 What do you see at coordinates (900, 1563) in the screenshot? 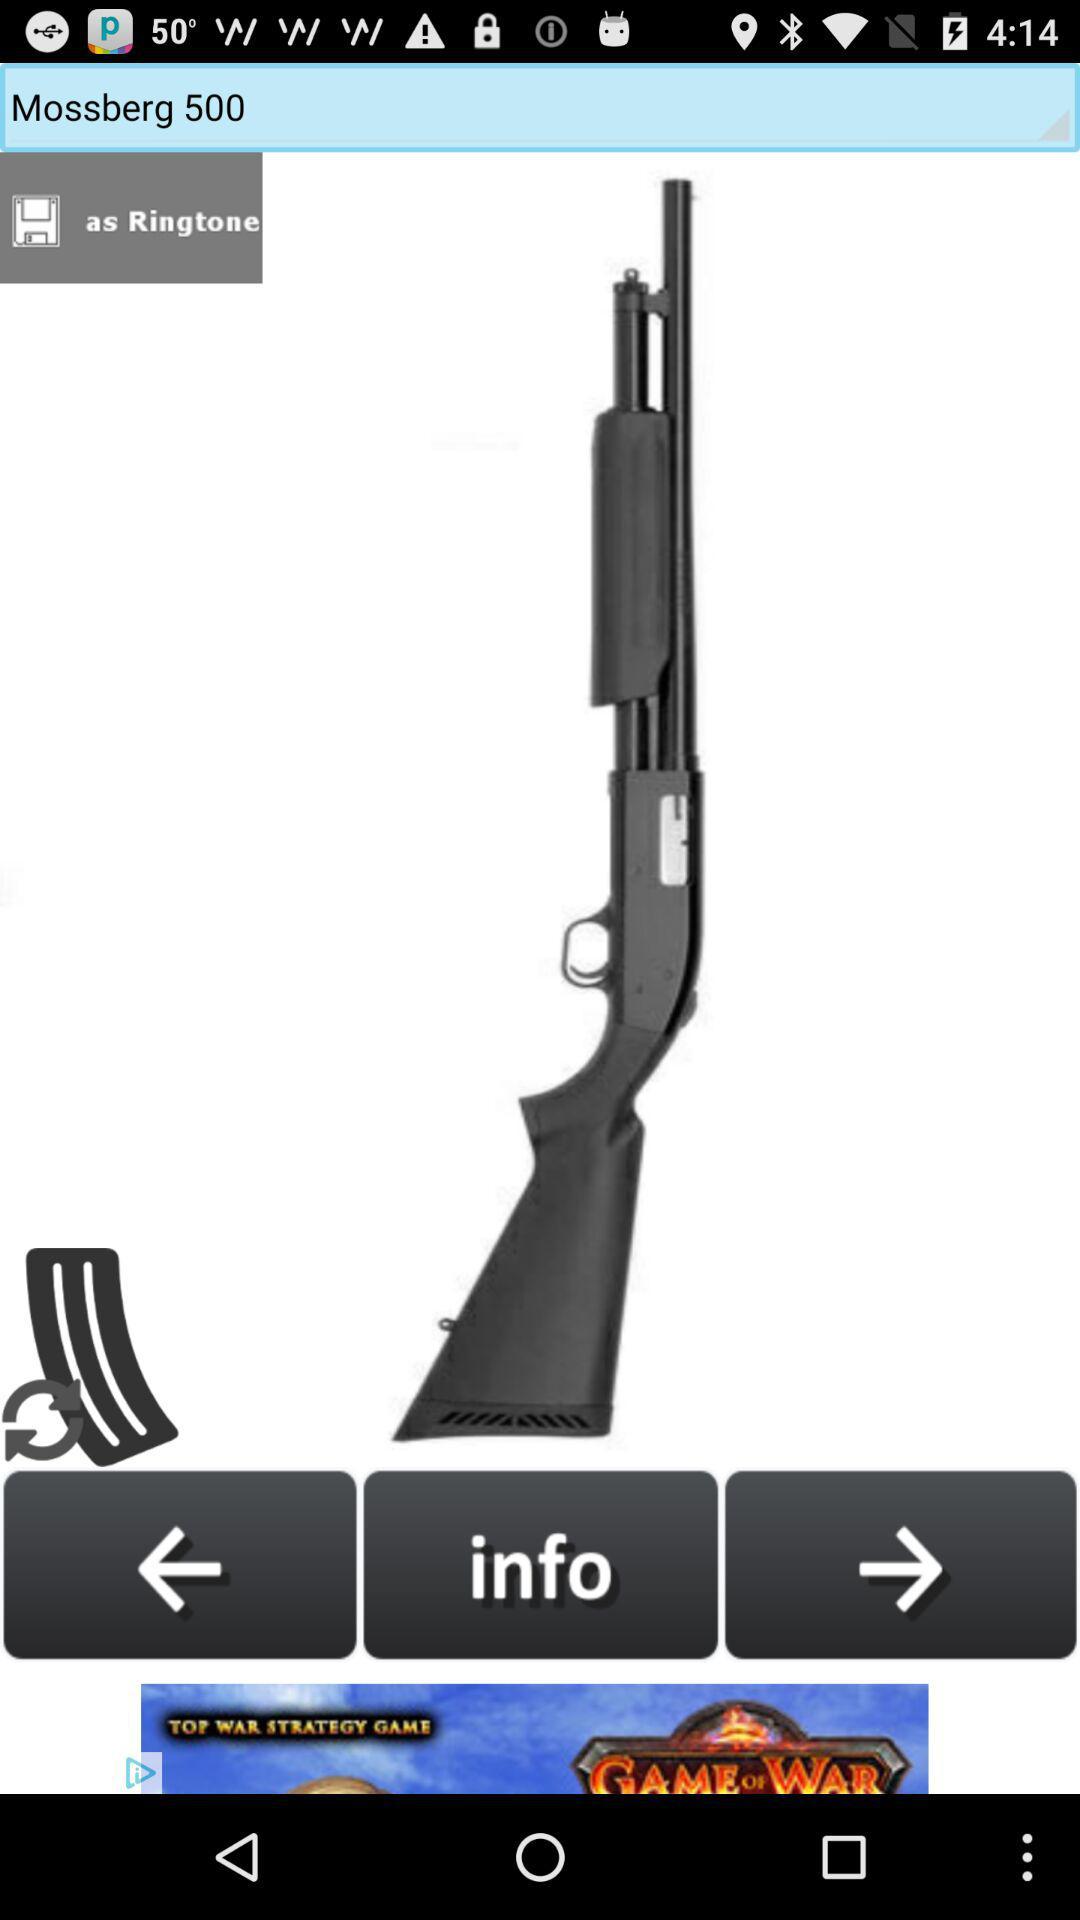
I see `go forward` at bounding box center [900, 1563].